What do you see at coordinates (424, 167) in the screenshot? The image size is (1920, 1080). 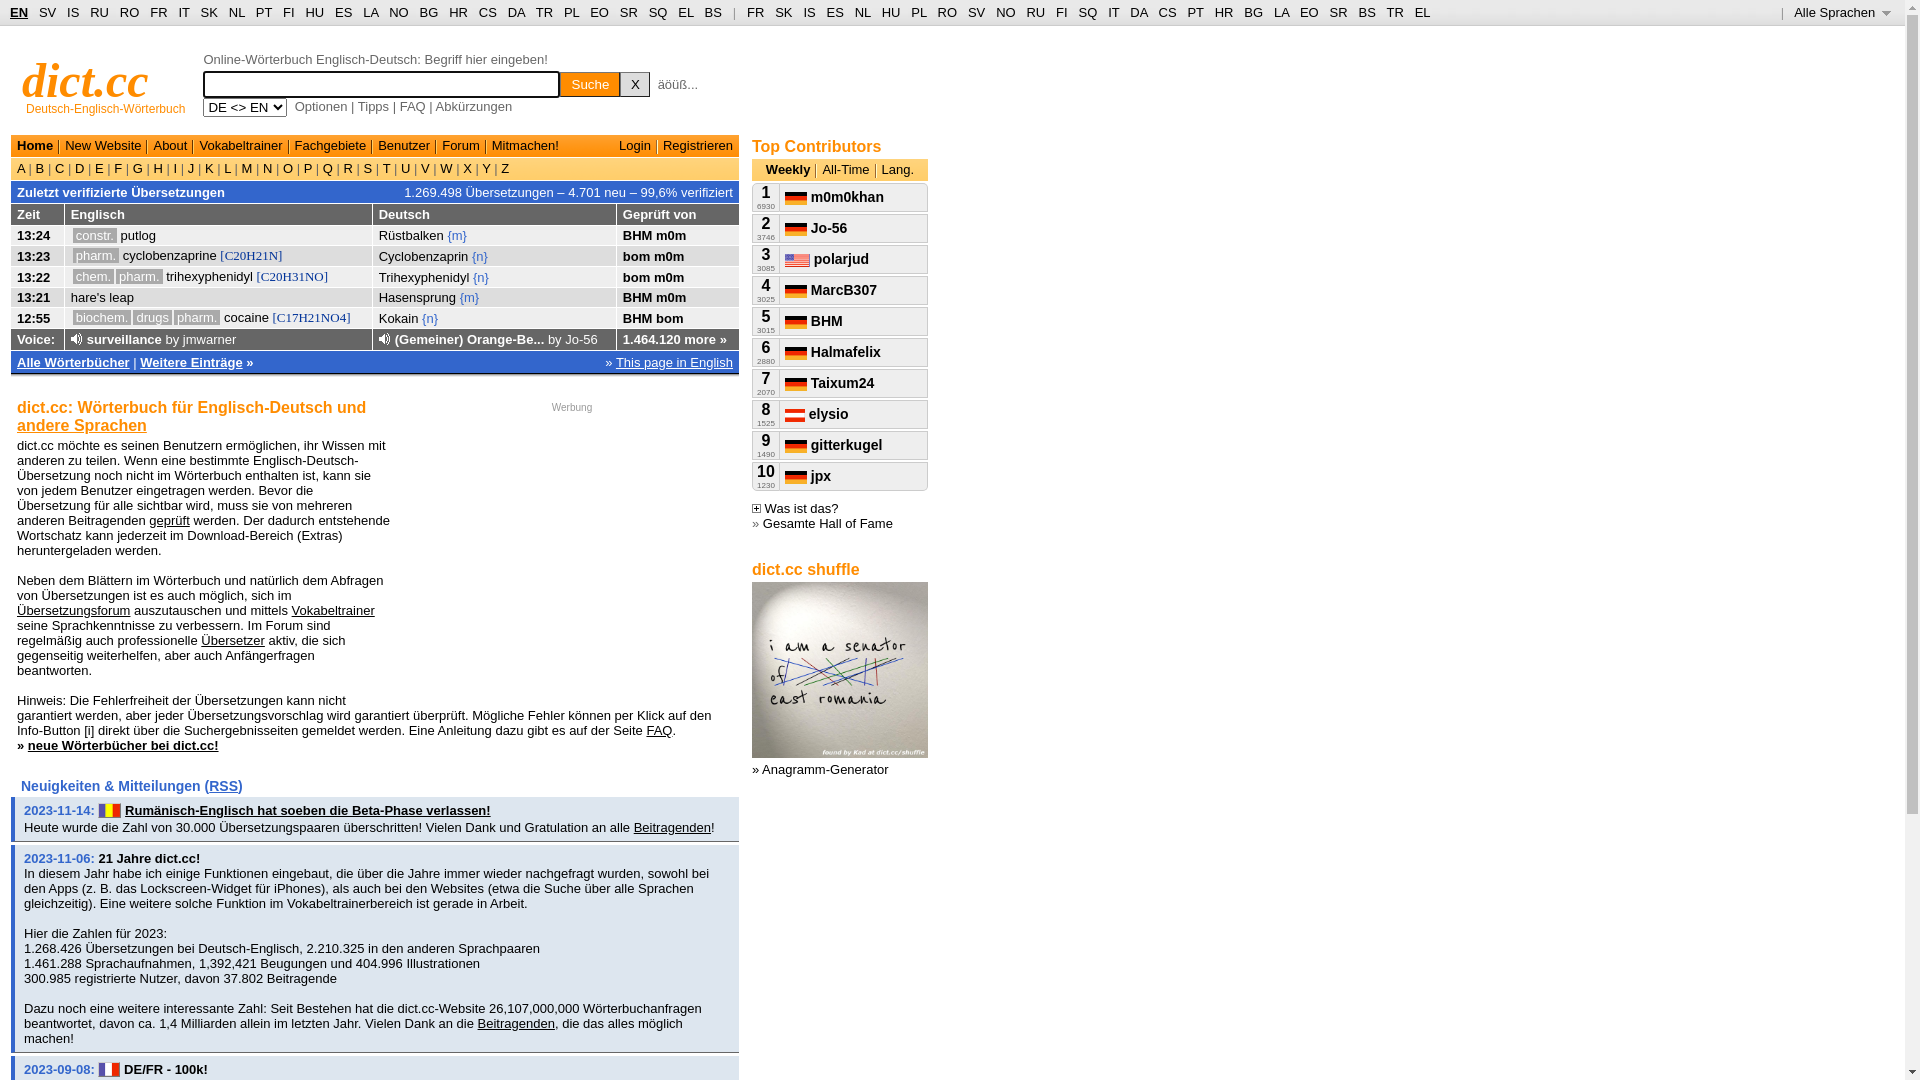 I see `'V'` at bounding box center [424, 167].